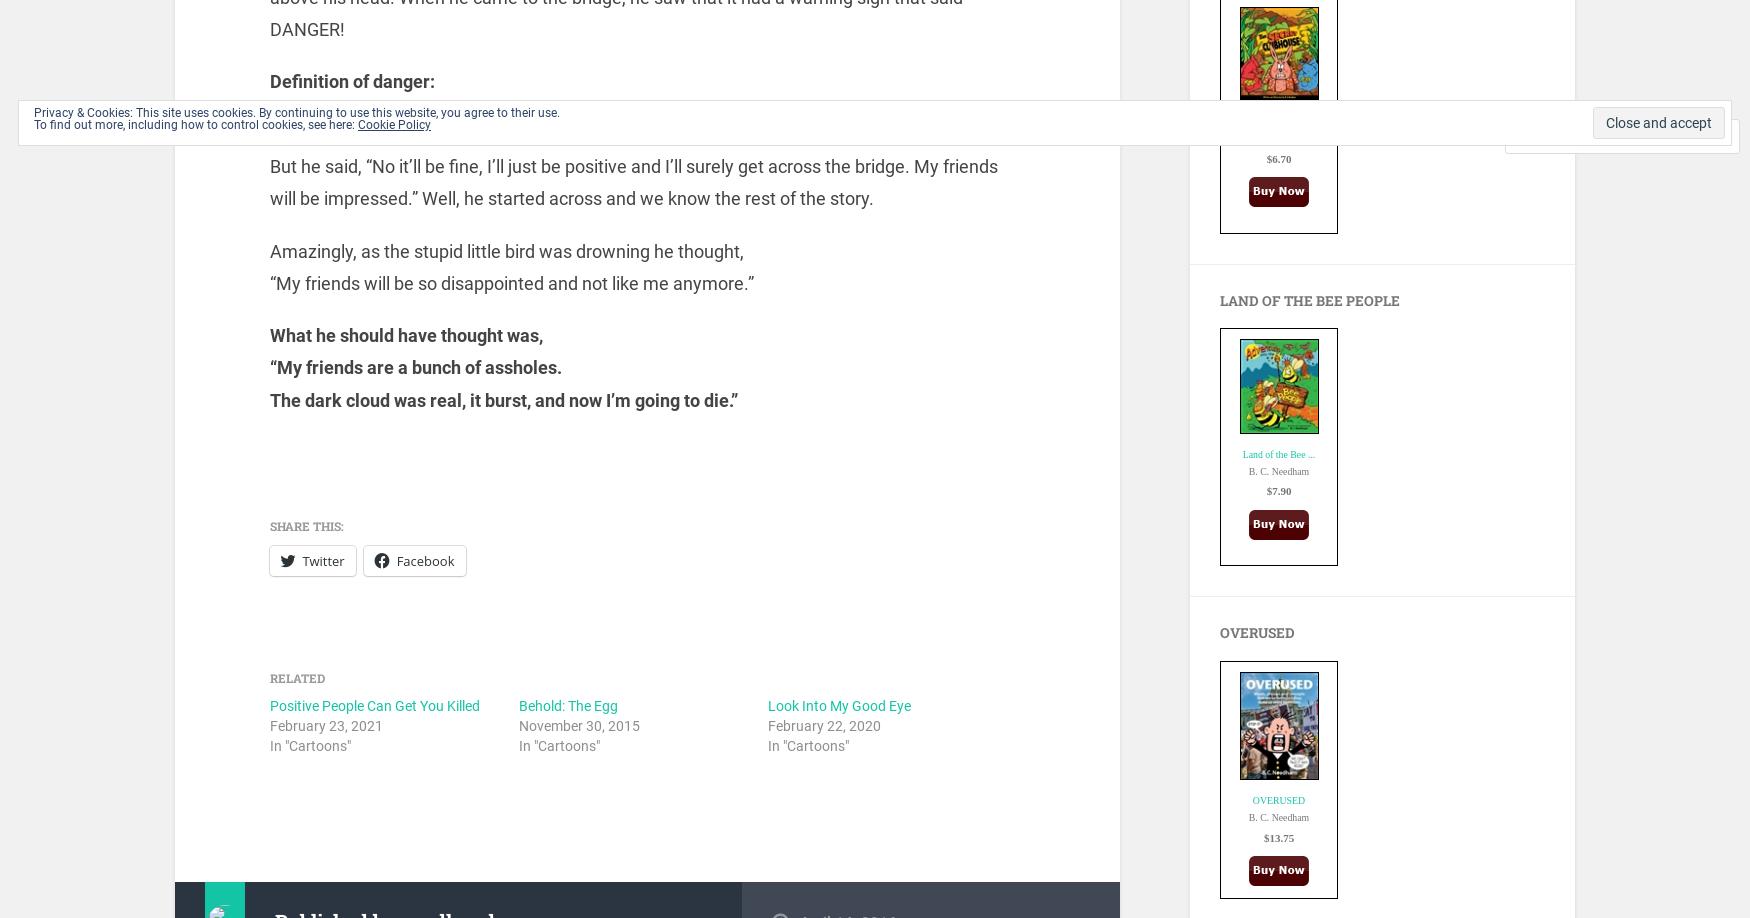  What do you see at coordinates (603, 398) in the screenshot?
I see `'it burst, and now I’m going to die.”'` at bounding box center [603, 398].